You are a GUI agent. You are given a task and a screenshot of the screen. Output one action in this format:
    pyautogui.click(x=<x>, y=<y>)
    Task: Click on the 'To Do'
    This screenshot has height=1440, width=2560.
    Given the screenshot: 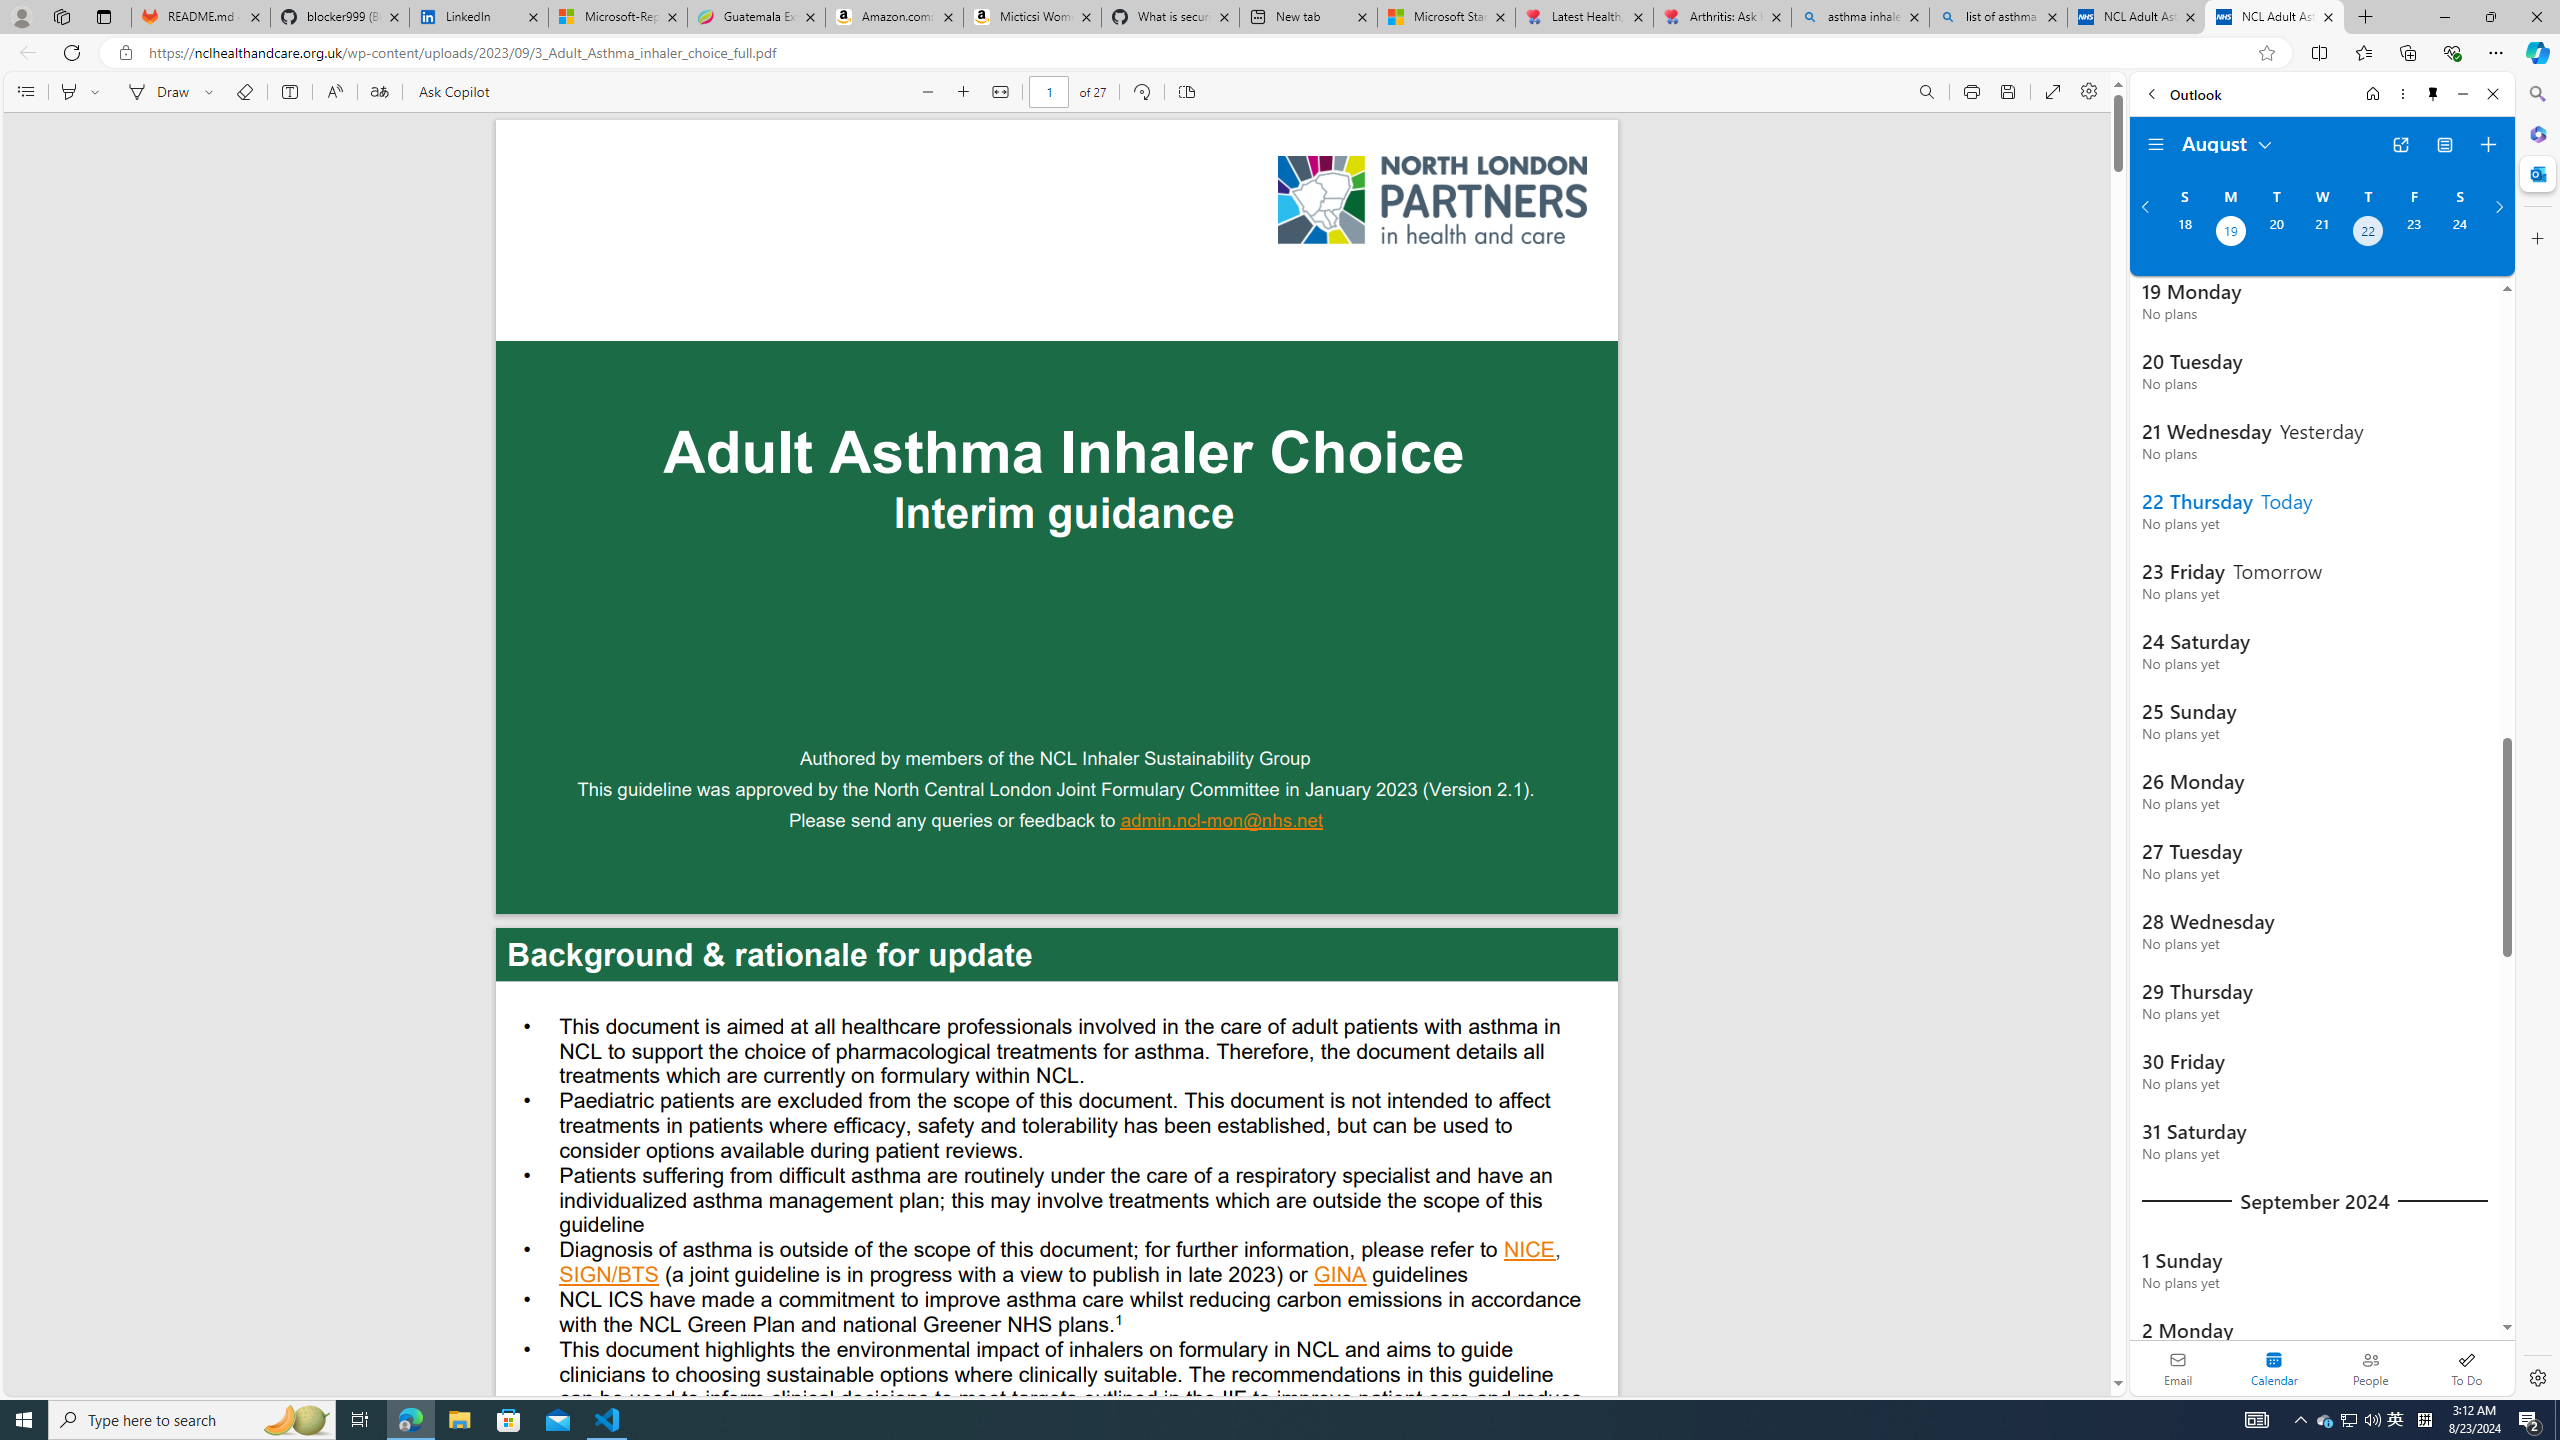 What is the action you would take?
    pyautogui.click(x=2466, y=1367)
    